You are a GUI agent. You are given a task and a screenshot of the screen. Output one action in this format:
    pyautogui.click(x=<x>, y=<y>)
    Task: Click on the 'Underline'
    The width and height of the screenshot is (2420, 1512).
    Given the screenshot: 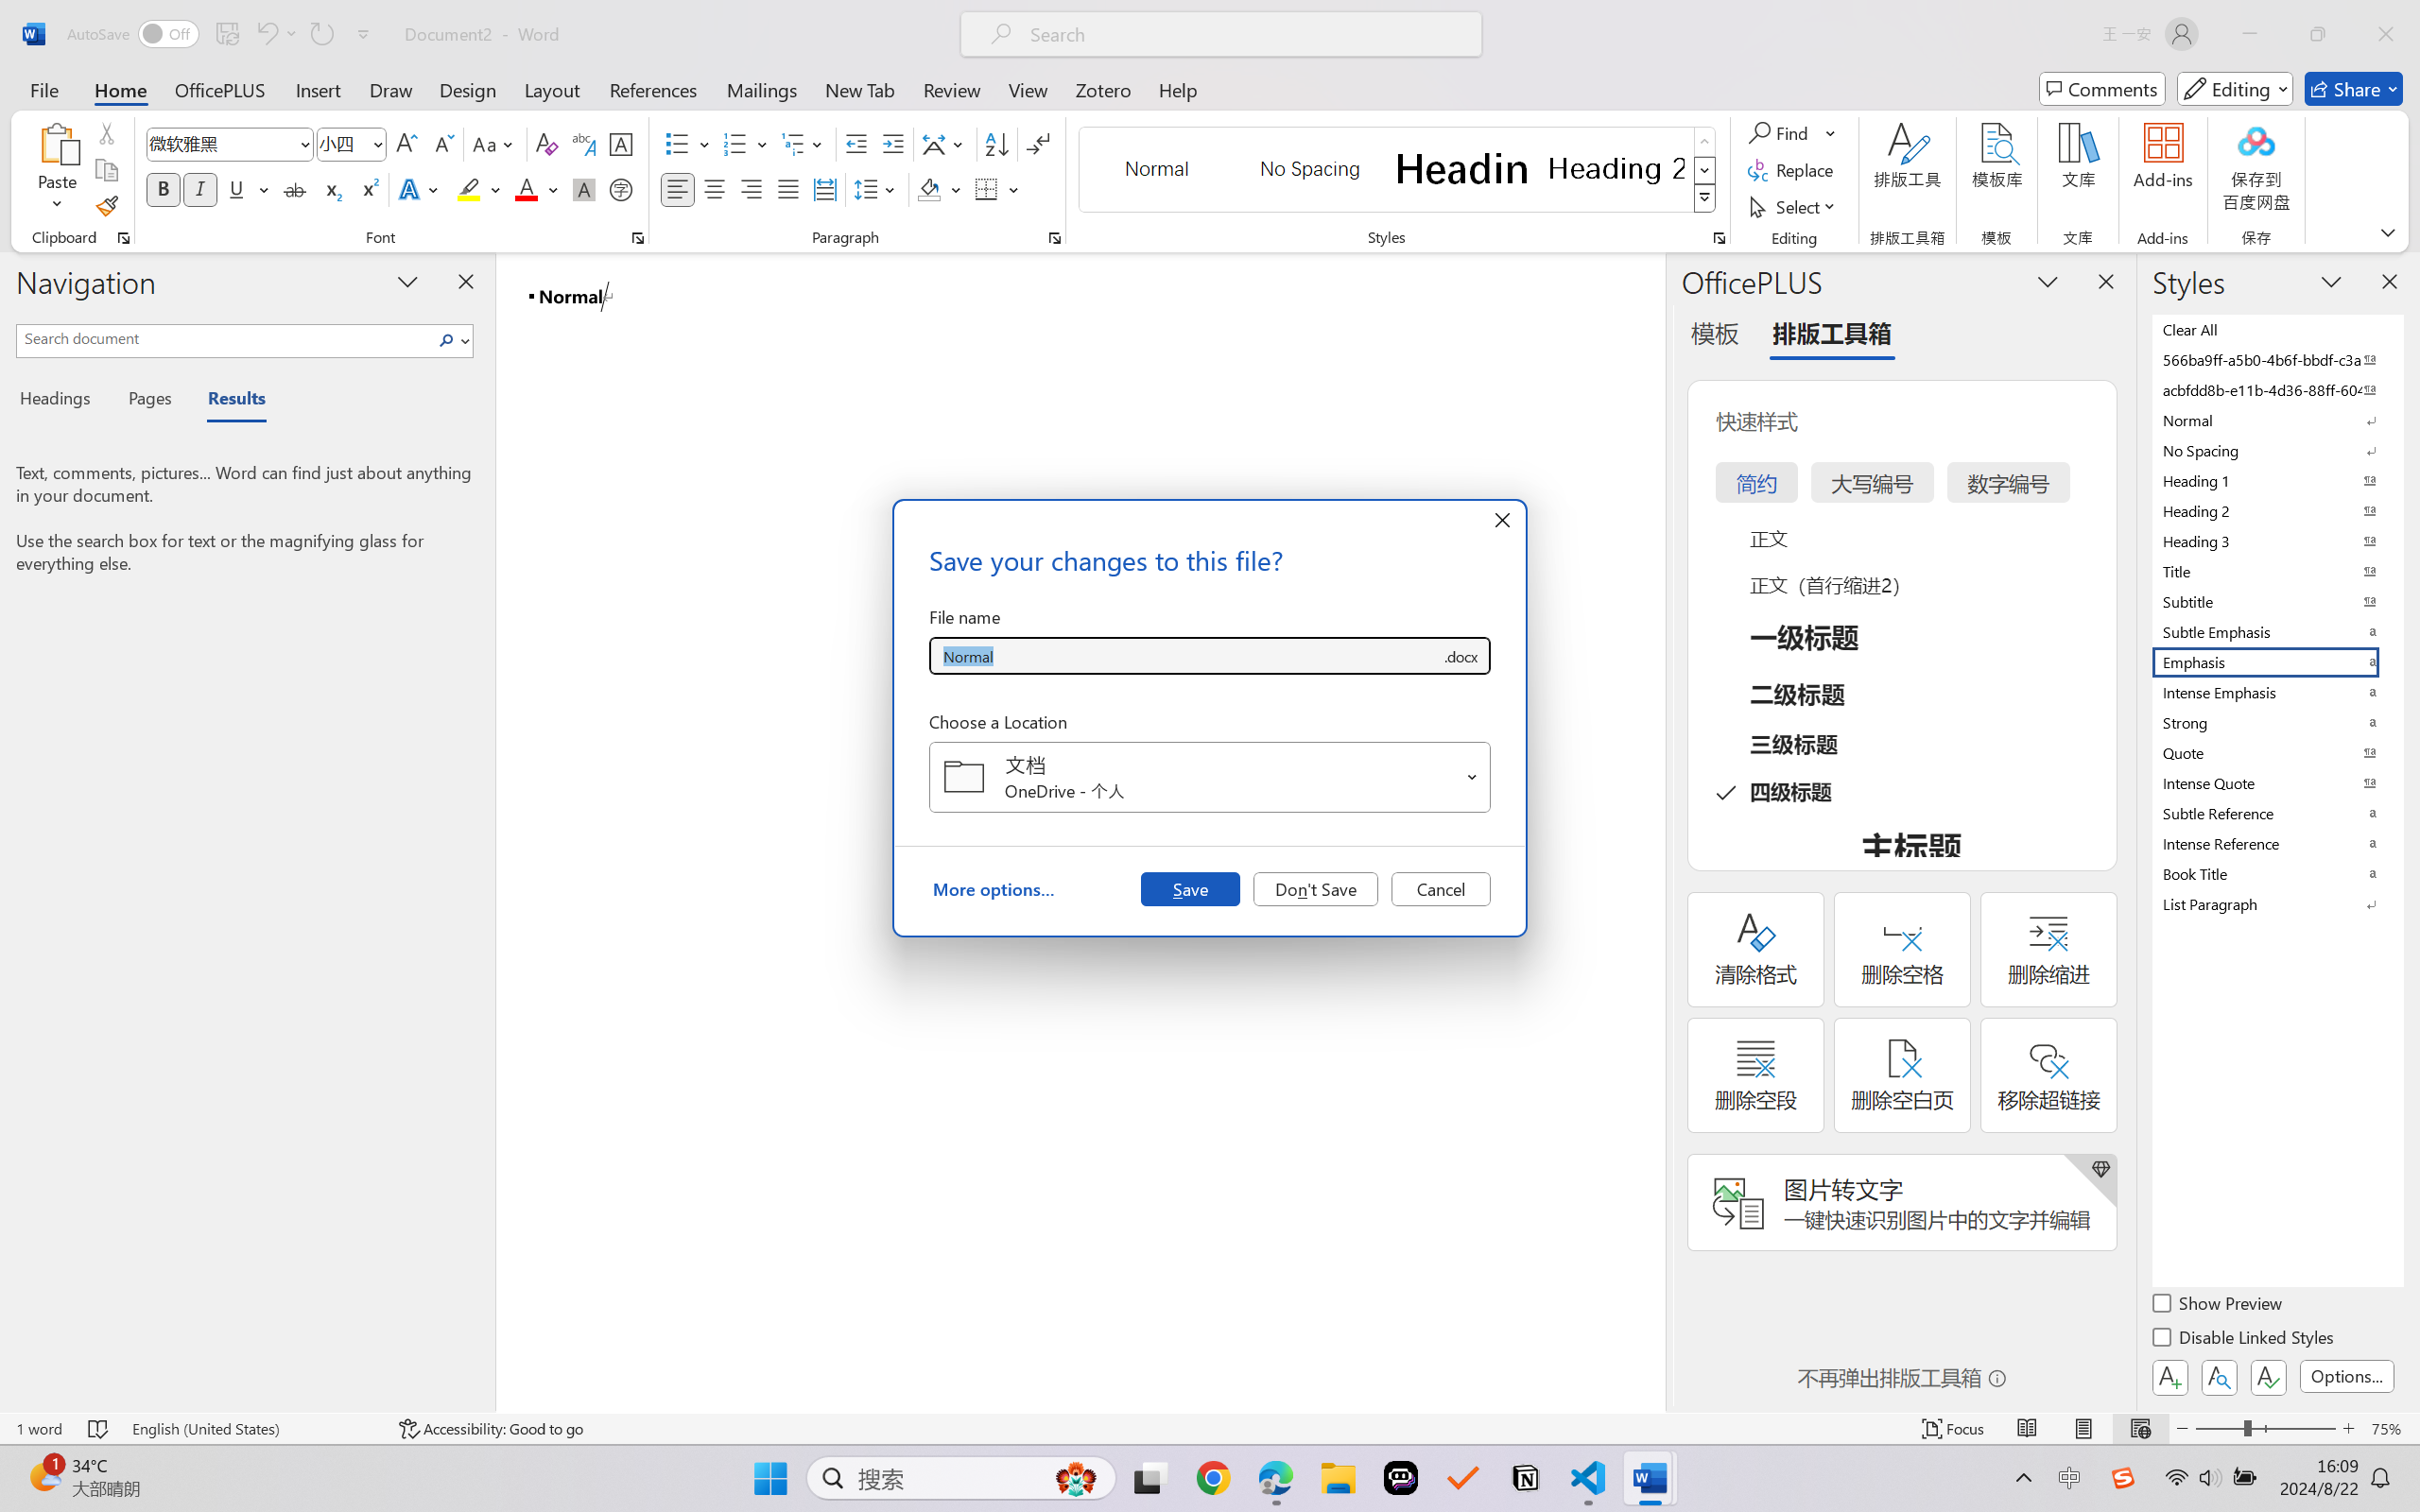 What is the action you would take?
    pyautogui.click(x=248, y=188)
    